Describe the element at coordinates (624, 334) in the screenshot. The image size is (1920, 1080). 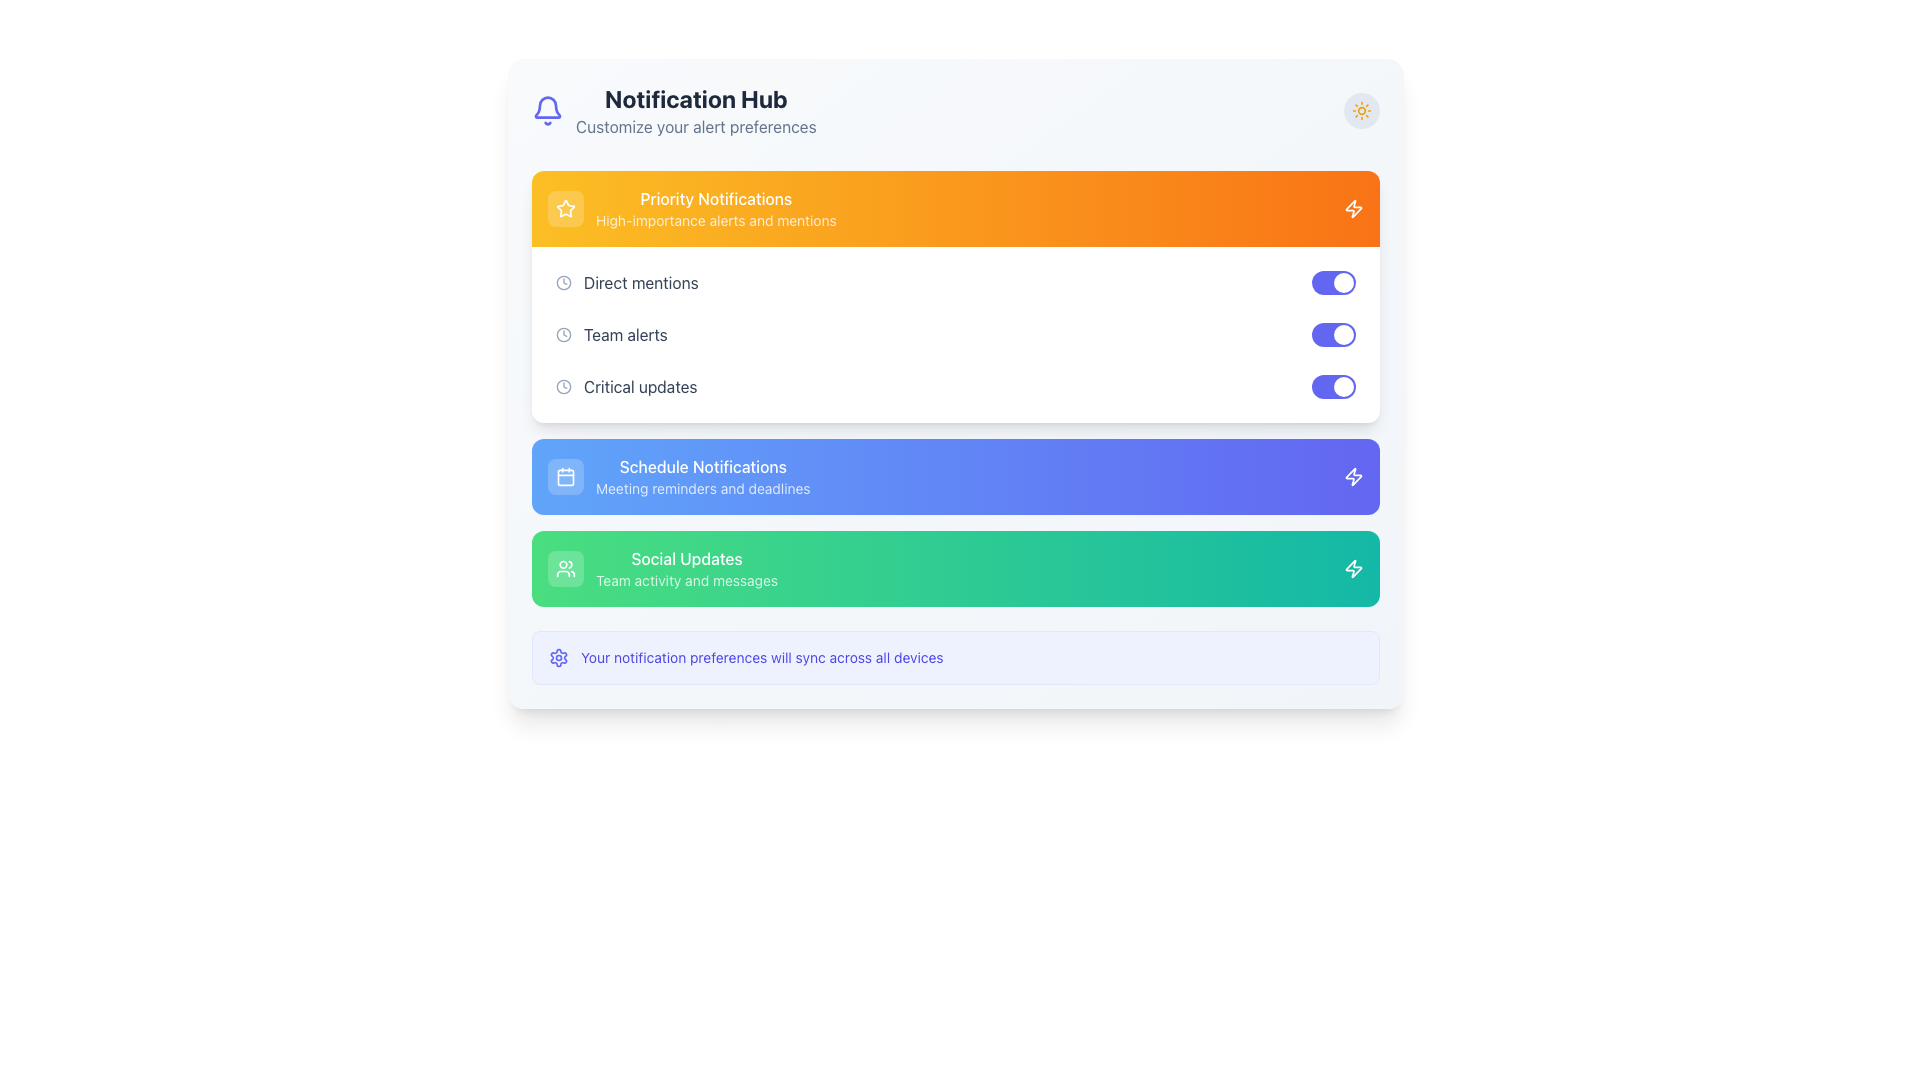
I see `'Team alerts' text label located in the second row of the 'Priority Notifications' section, positioned to the right of the clock icon` at that location.